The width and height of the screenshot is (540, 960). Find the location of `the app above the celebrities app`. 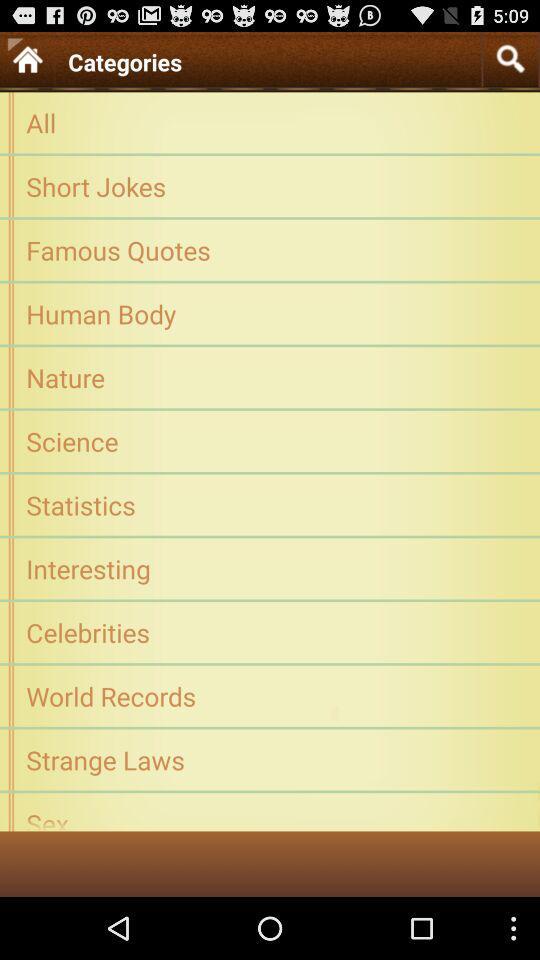

the app above the celebrities app is located at coordinates (270, 568).